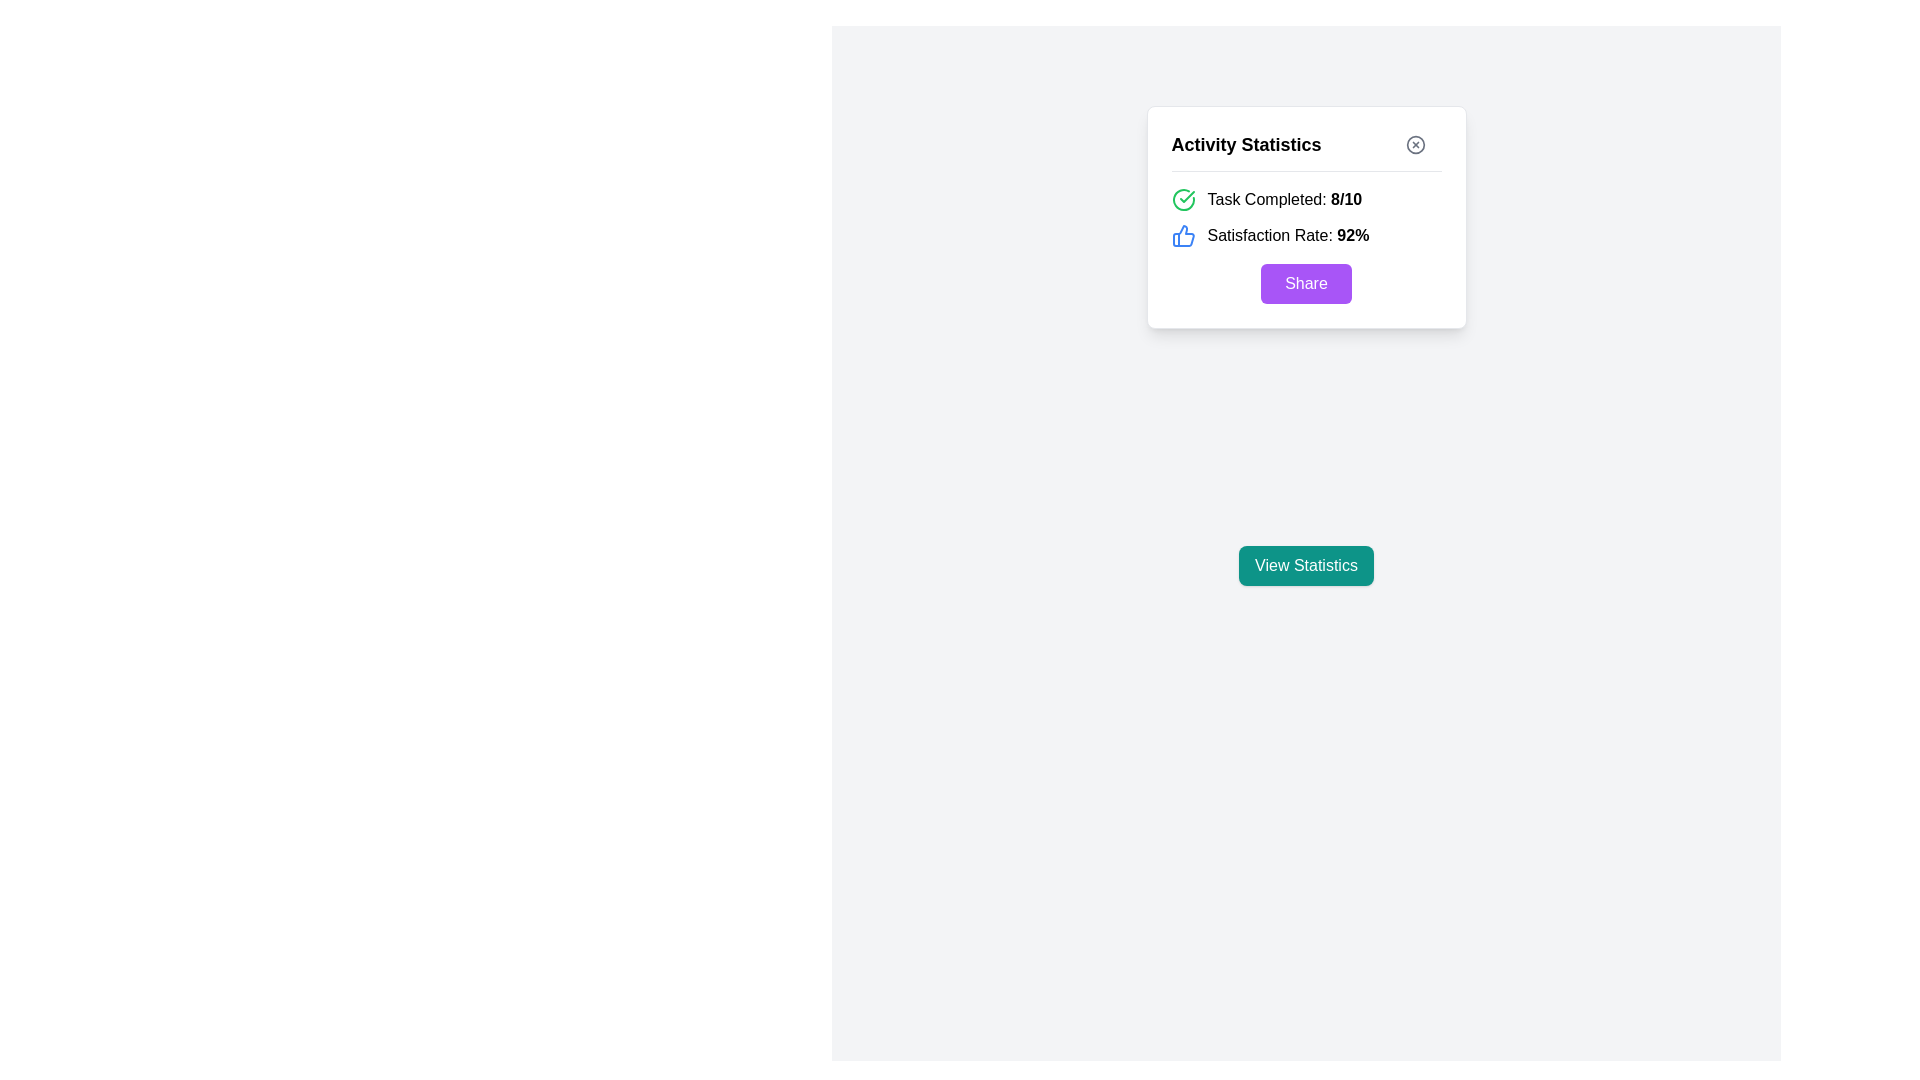 Image resolution: width=1920 pixels, height=1080 pixels. What do you see at coordinates (1306, 234) in the screenshot?
I see `the Label with graphical icon that presents user satisfaction summary in the Activity Statistics card, located below 'Task Completed: 8/10'` at bounding box center [1306, 234].